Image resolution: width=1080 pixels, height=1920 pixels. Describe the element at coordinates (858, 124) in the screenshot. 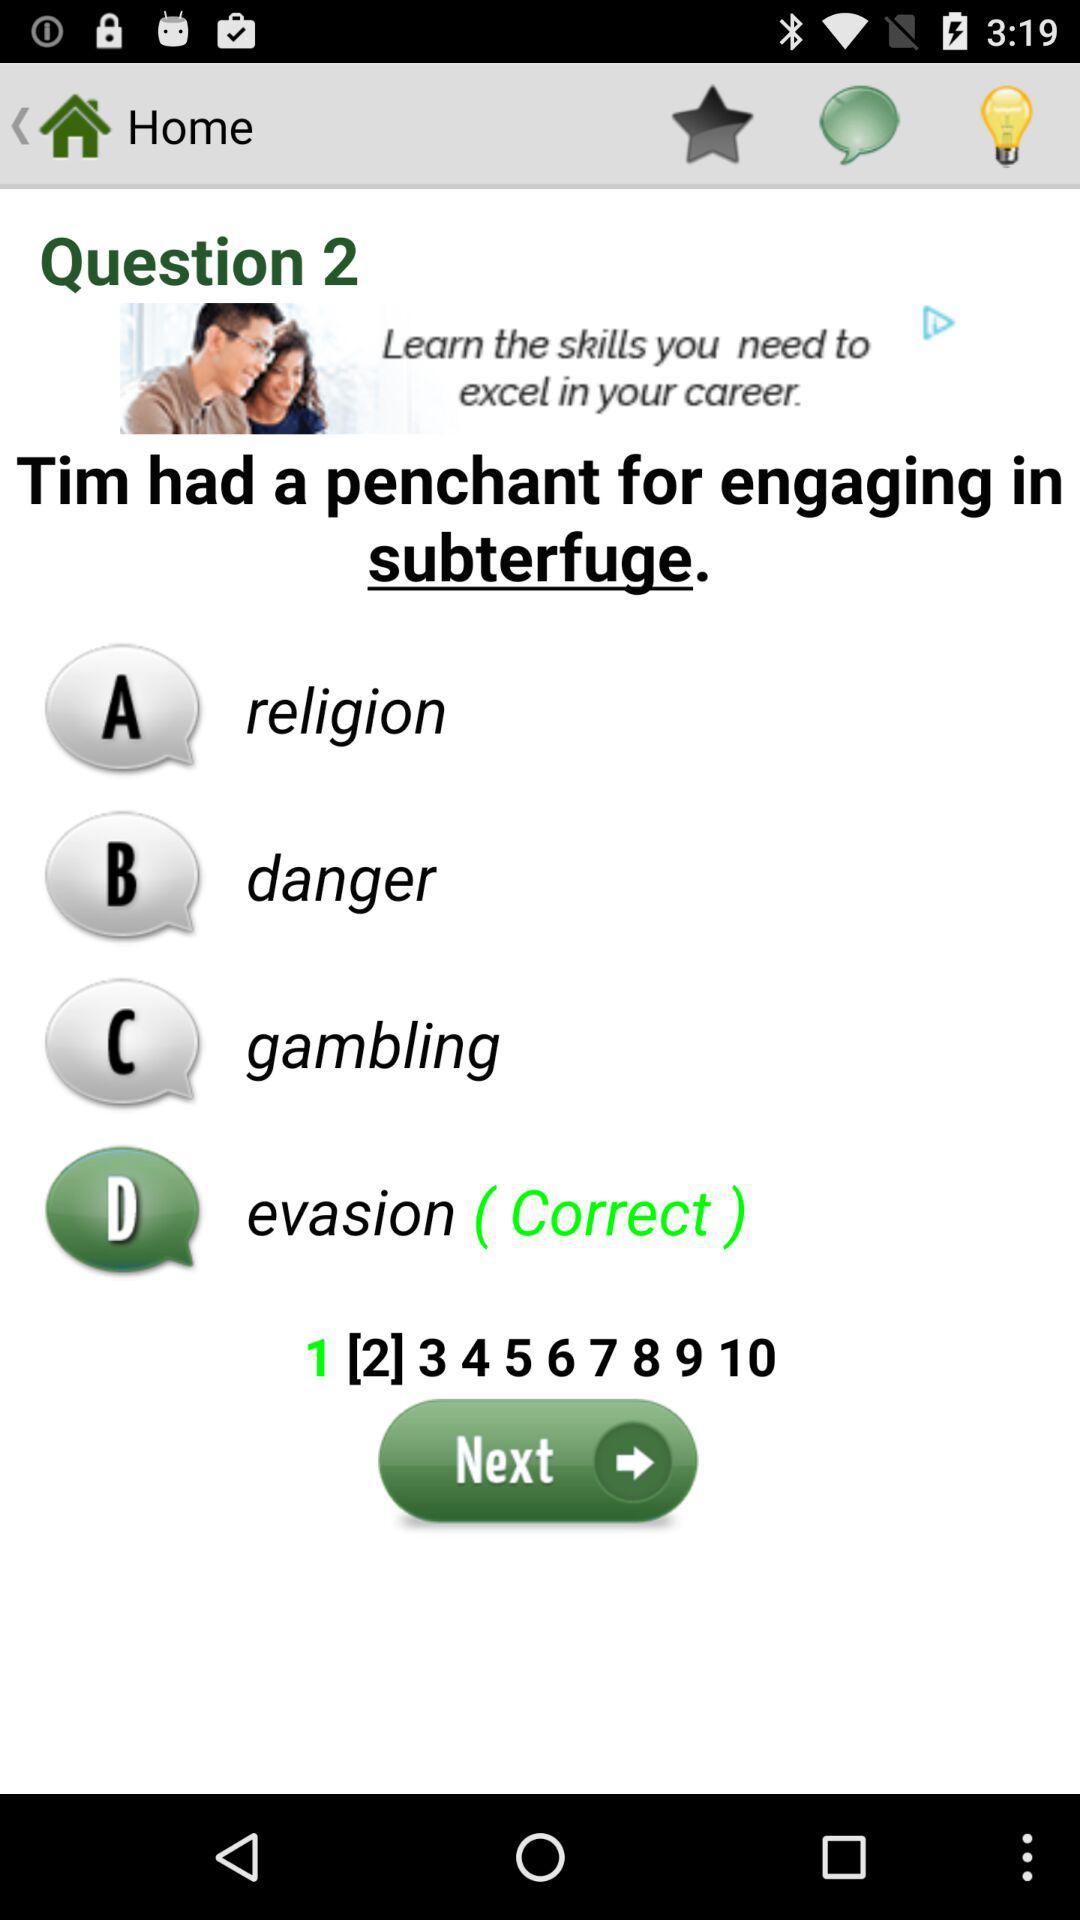

I see `the app above the question 2 item` at that location.